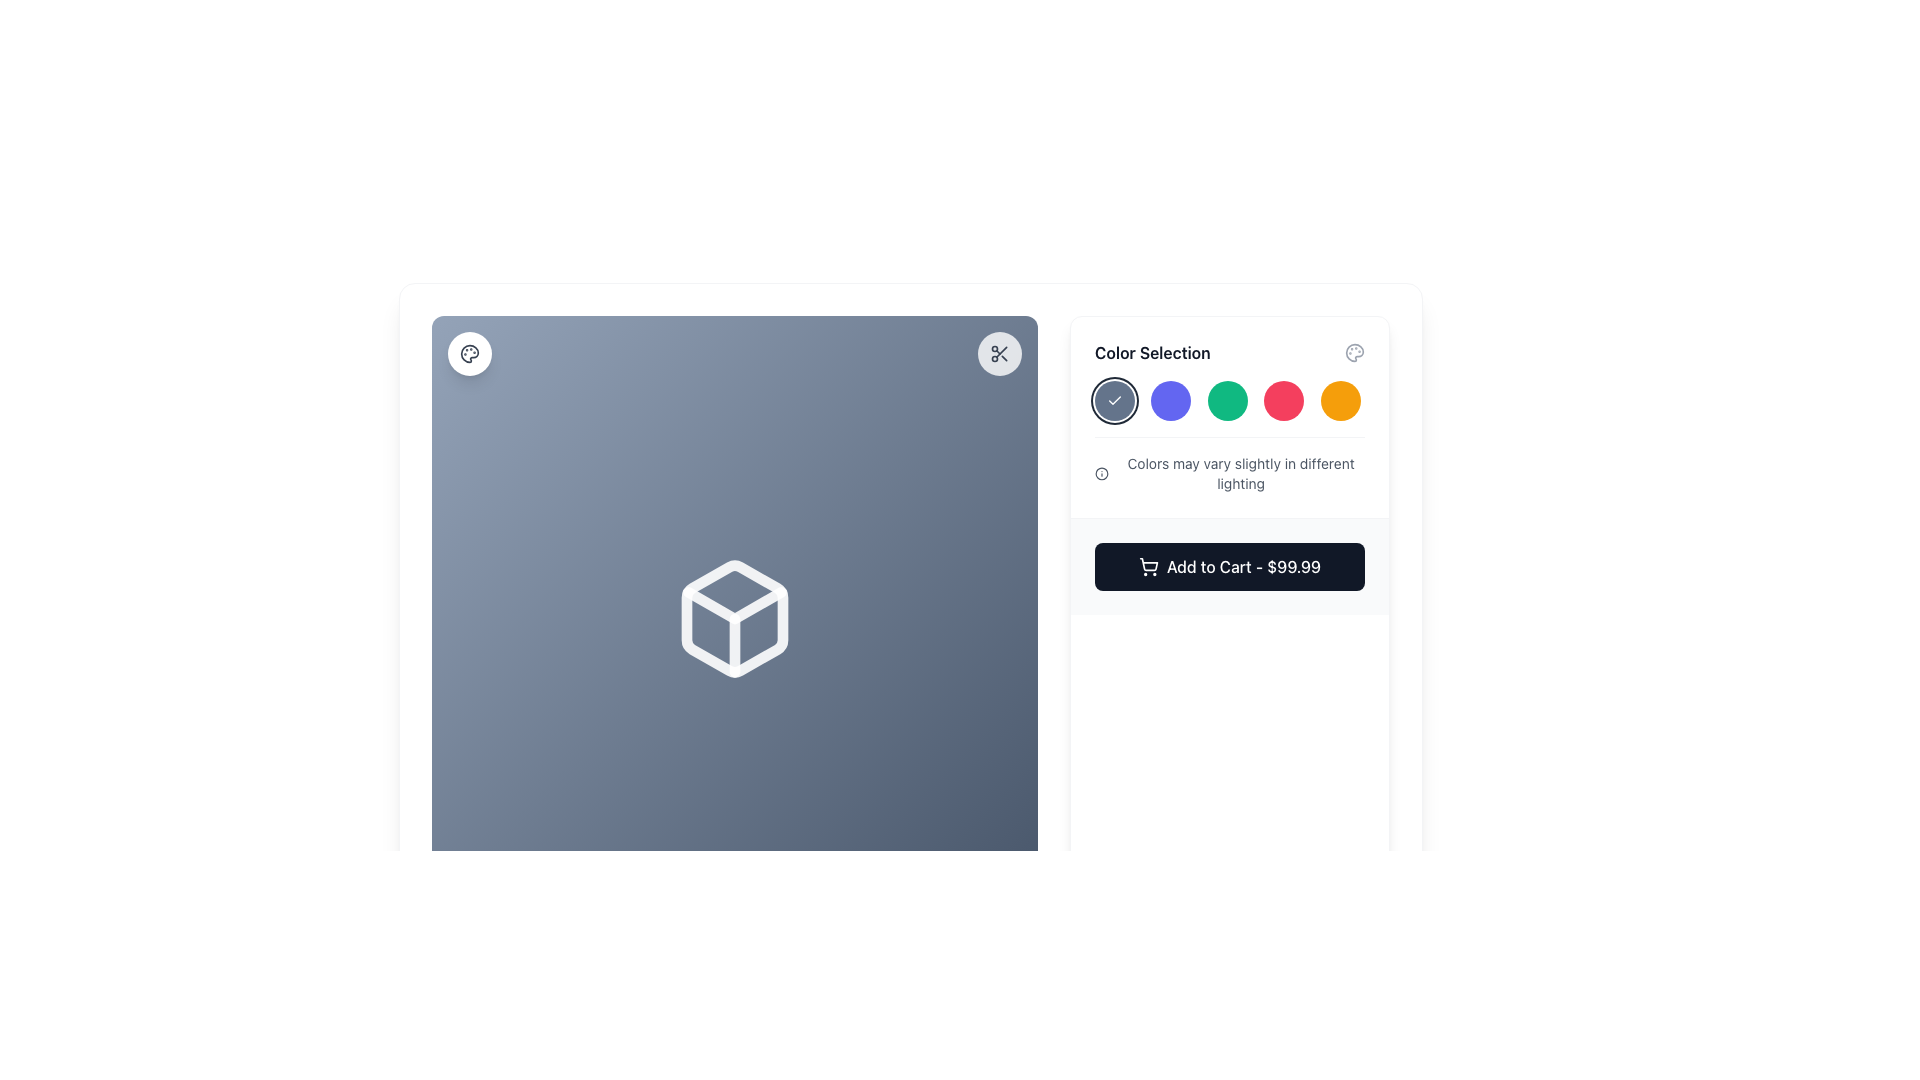 The height and width of the screenshot is (1080, 1920). Describe the element at coordinates (1113, 401) in the screenshot. I see `the checkmark icon inside the circular button` at that location.